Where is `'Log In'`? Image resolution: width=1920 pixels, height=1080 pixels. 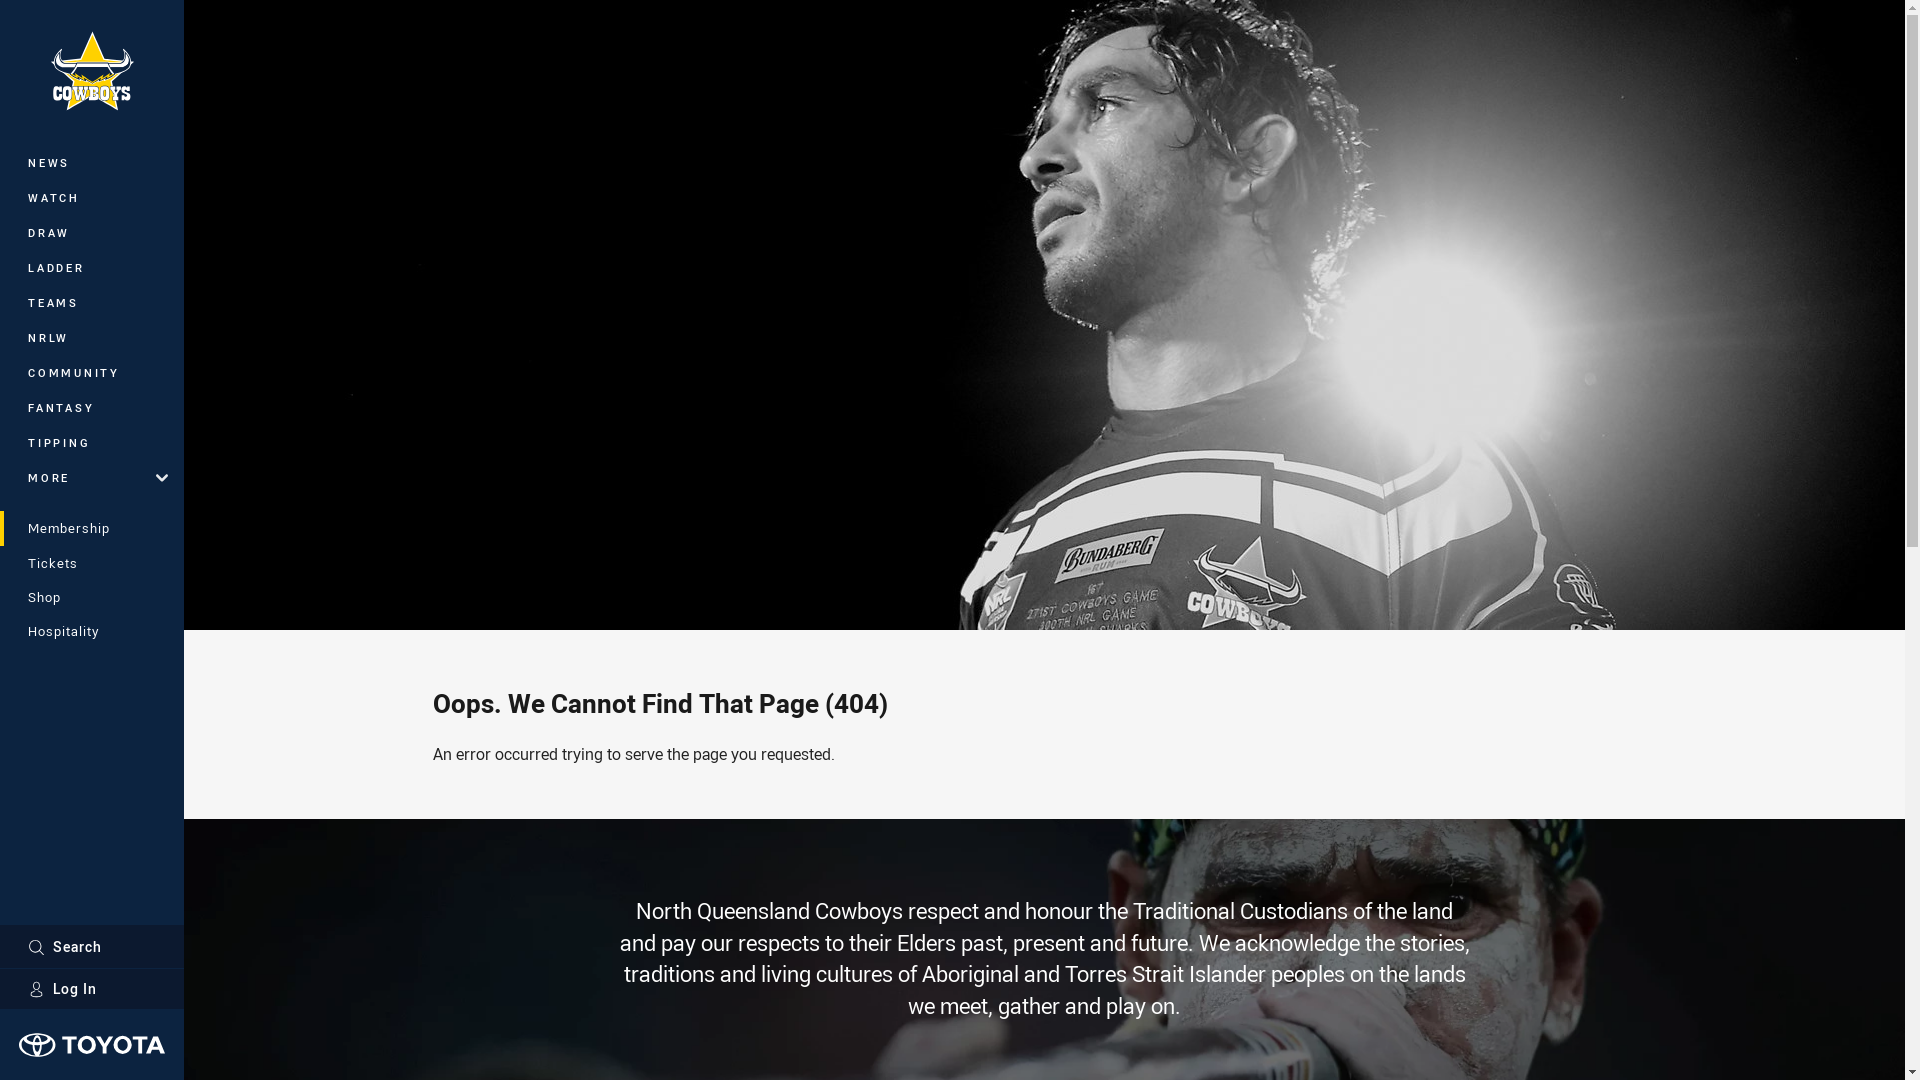
'Log In' is located at coordinates (90, 987).